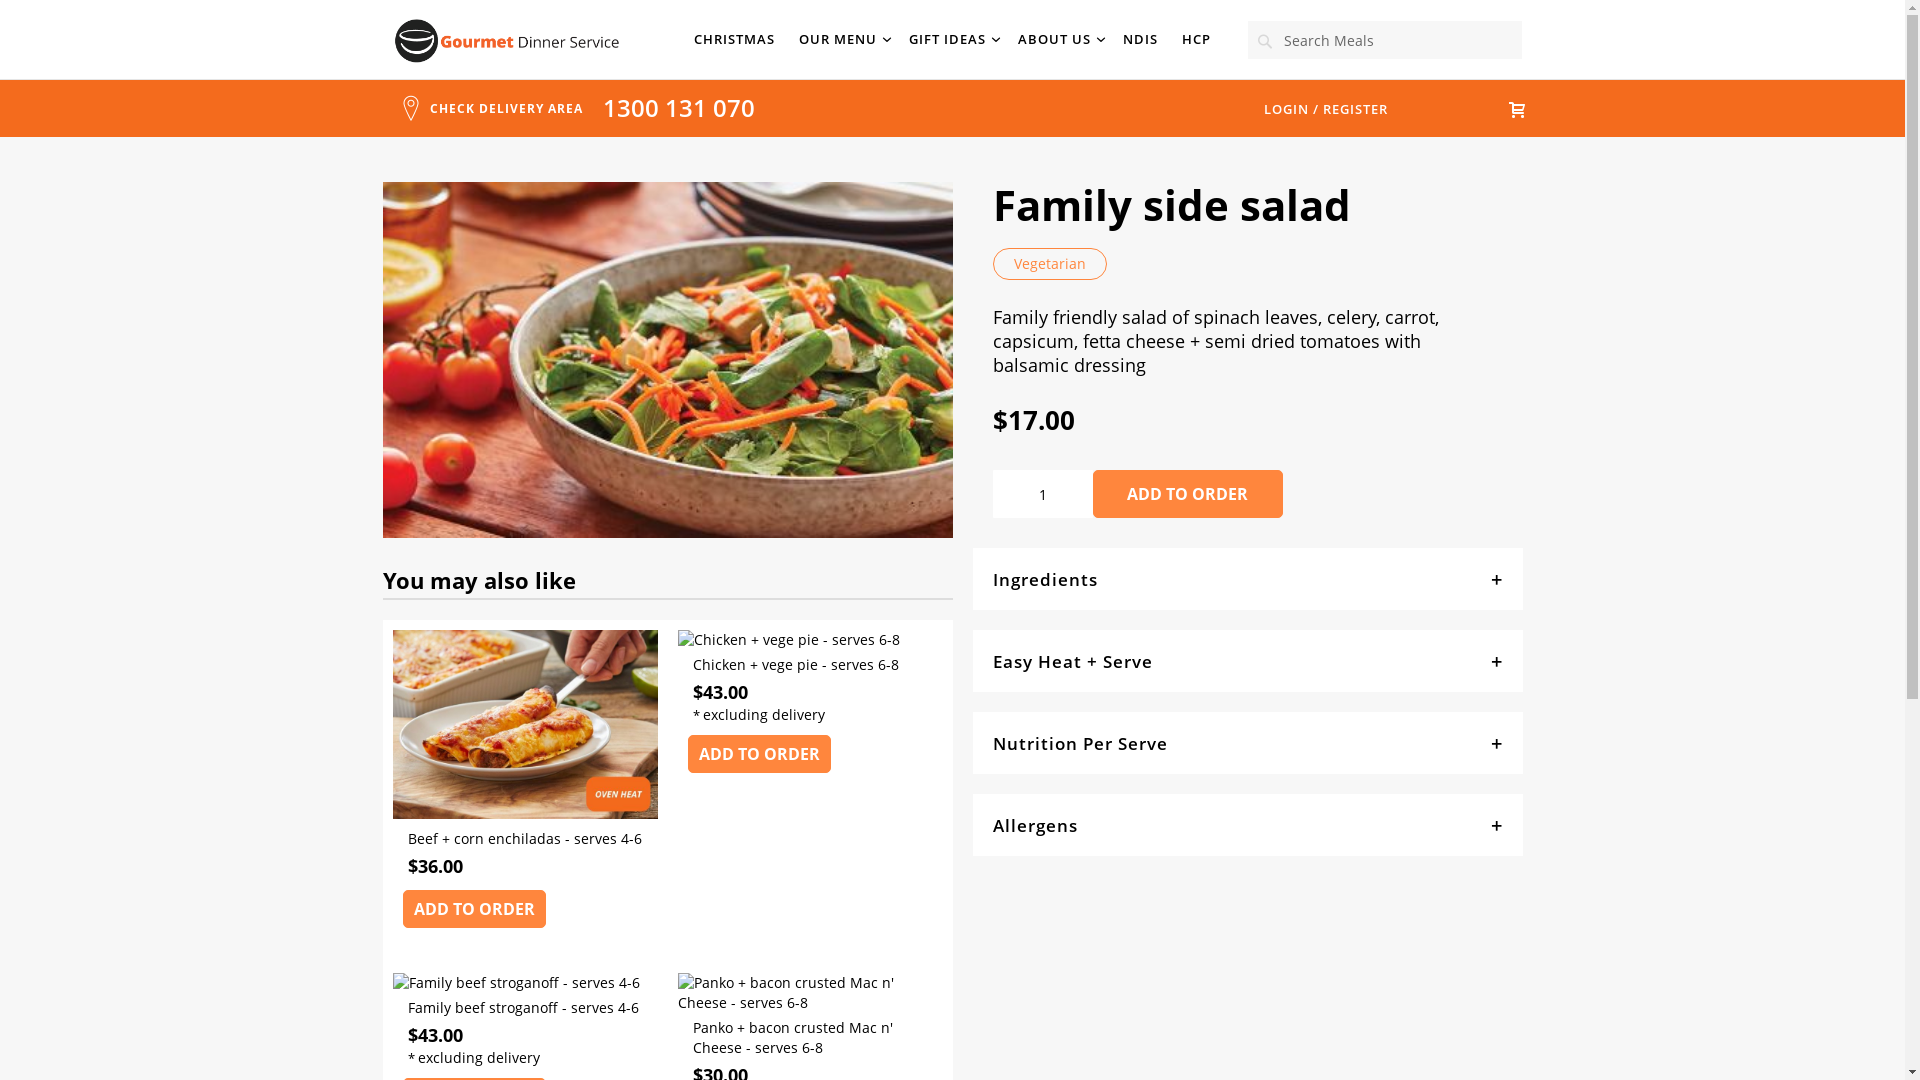 The image size is (1920, 1080). Describe the element at coordinates (524, 1020) in the screenshot. I see `'Family beef stroganoff - serves 4-6'` at that location.